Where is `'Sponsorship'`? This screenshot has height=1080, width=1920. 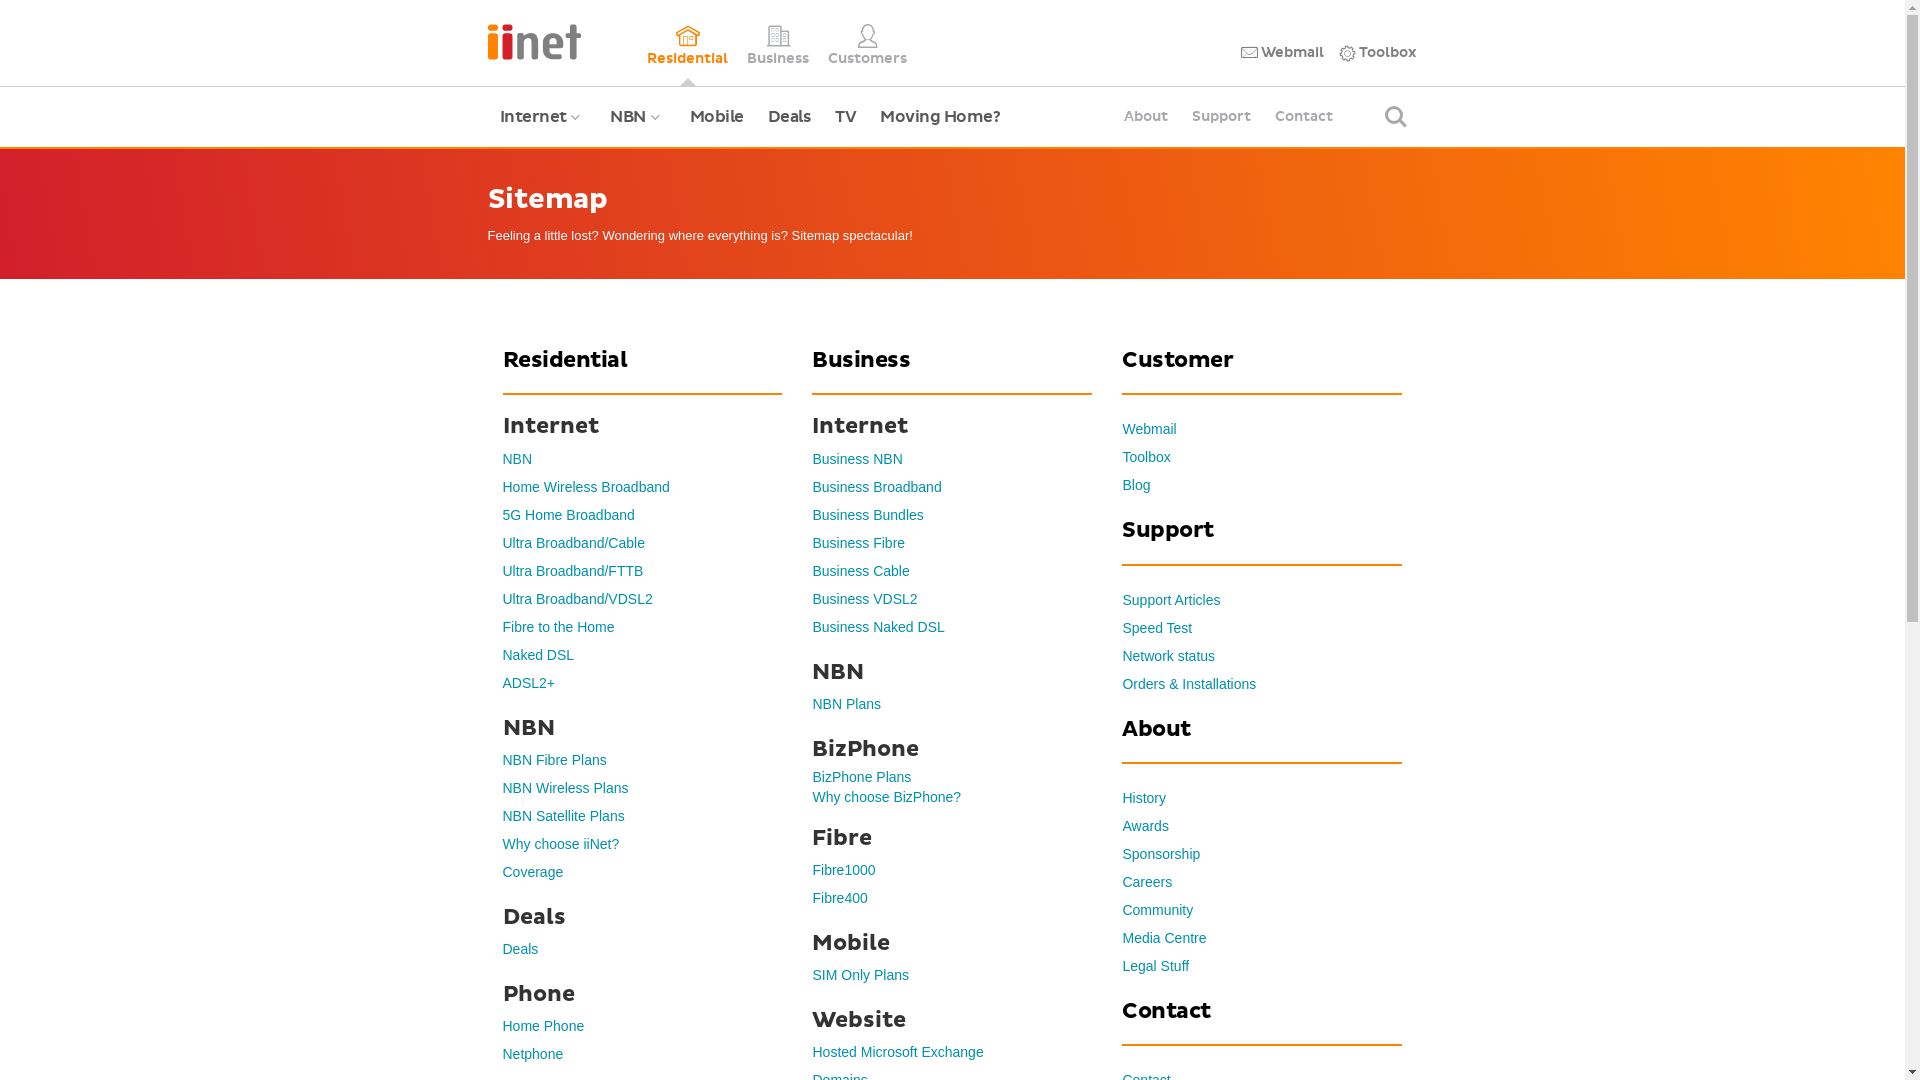
'Sponsorship' is located at coordinates (1161, 853).